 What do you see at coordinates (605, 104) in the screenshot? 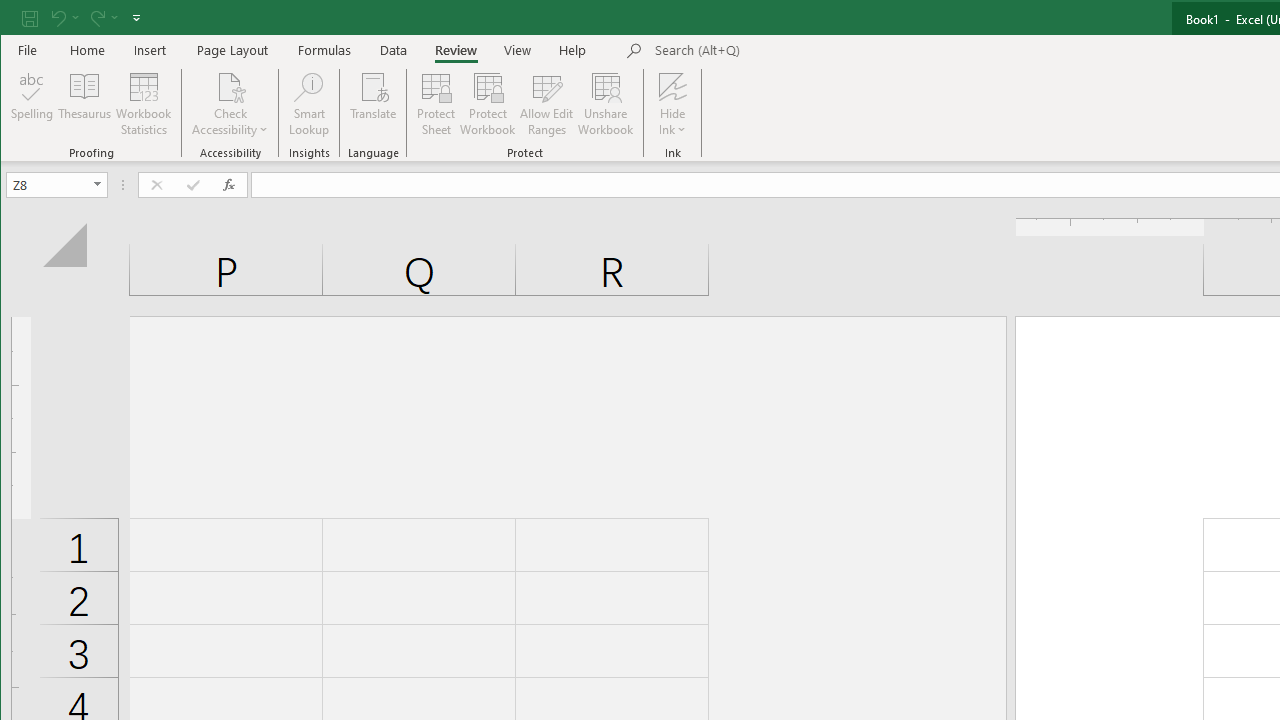
I see `'Unshare Workbook'` at bounding box center [605, 104].